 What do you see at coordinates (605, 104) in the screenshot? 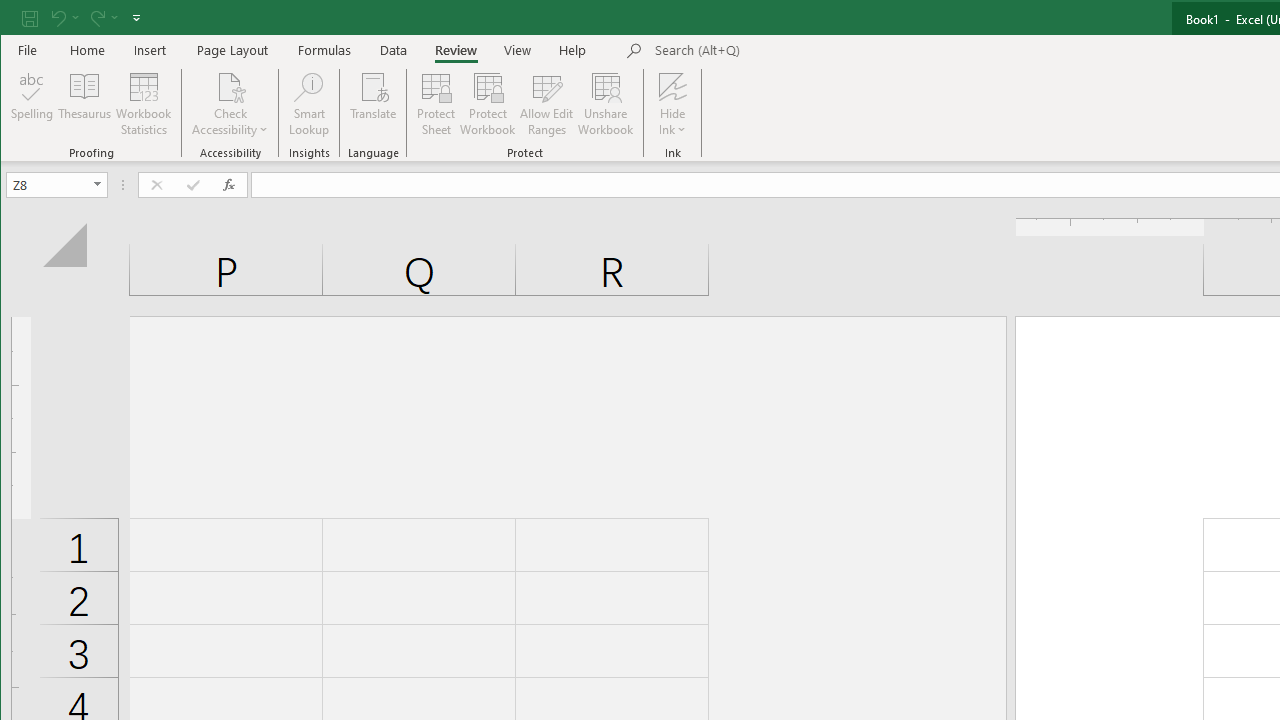
I see `'Unshare Workbook'` at bounding box center [605, 104].